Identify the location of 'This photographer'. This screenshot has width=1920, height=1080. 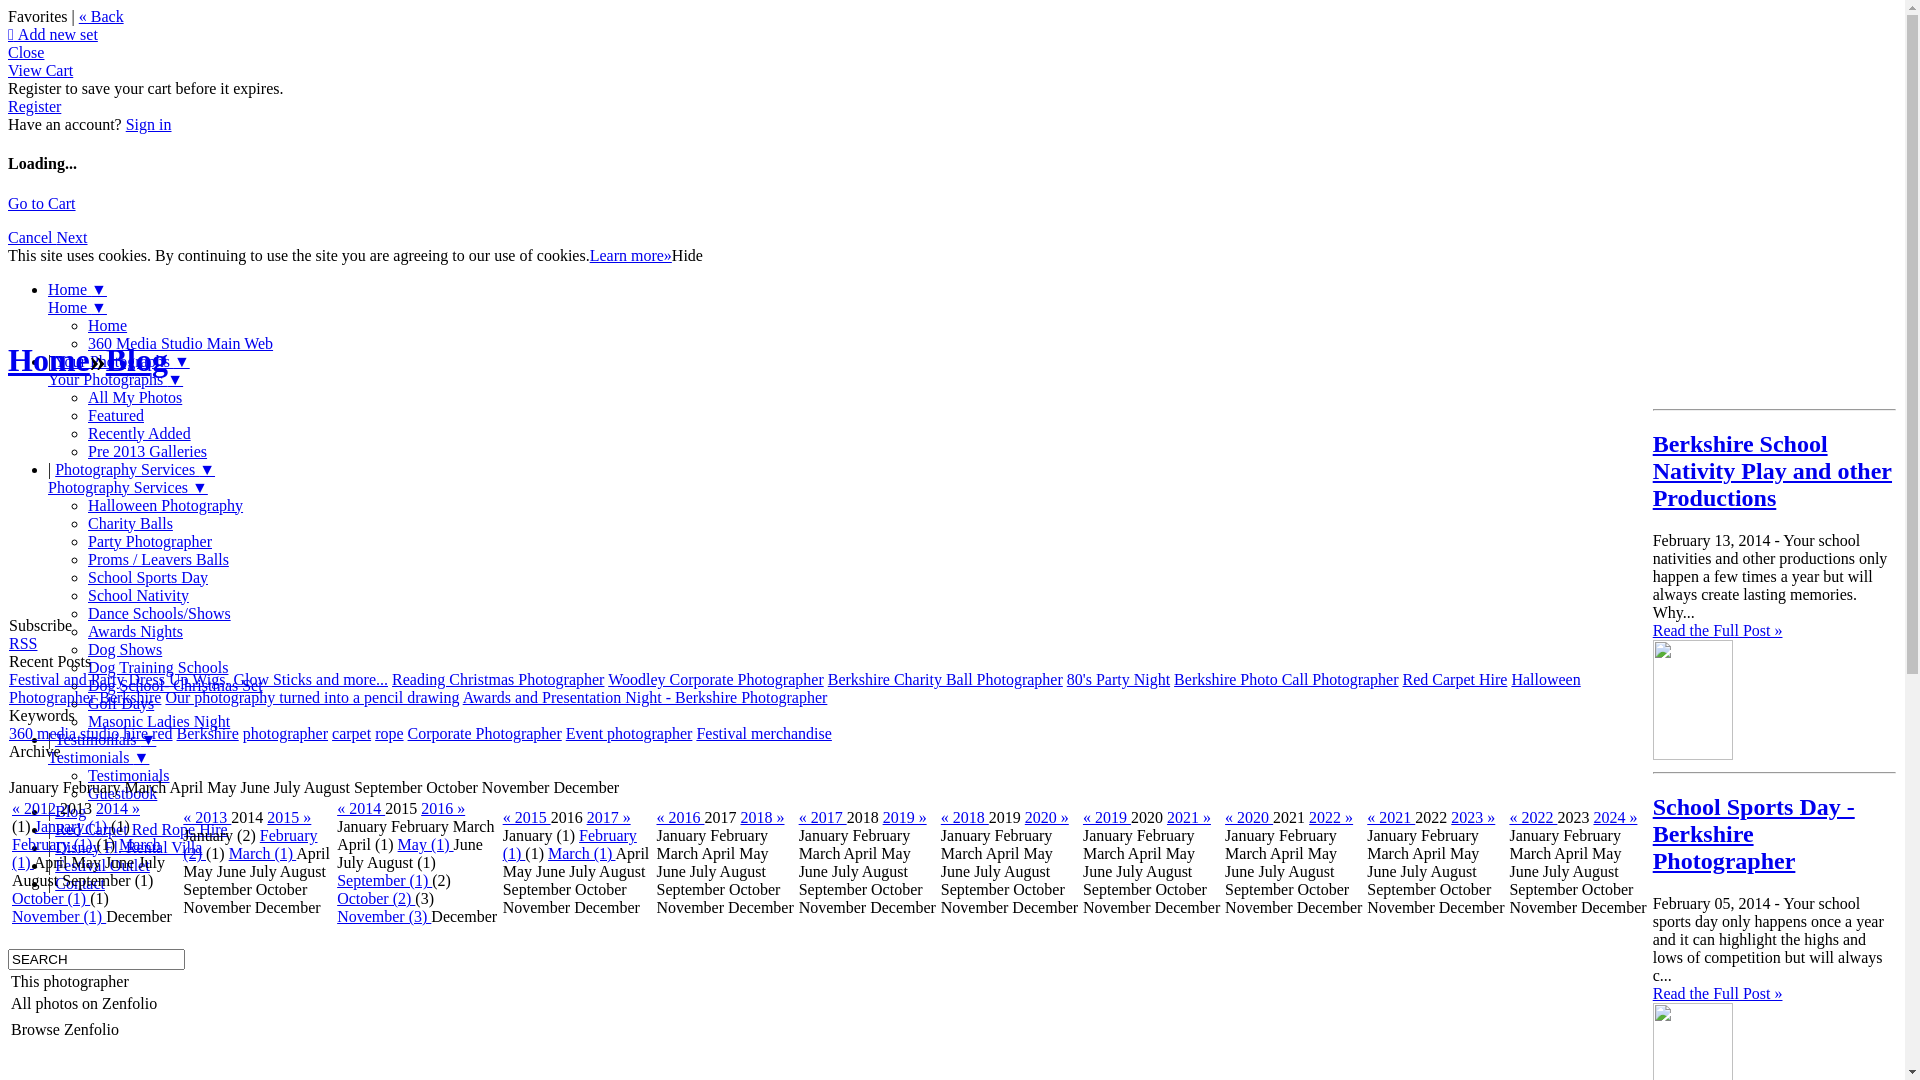
(70, 980).